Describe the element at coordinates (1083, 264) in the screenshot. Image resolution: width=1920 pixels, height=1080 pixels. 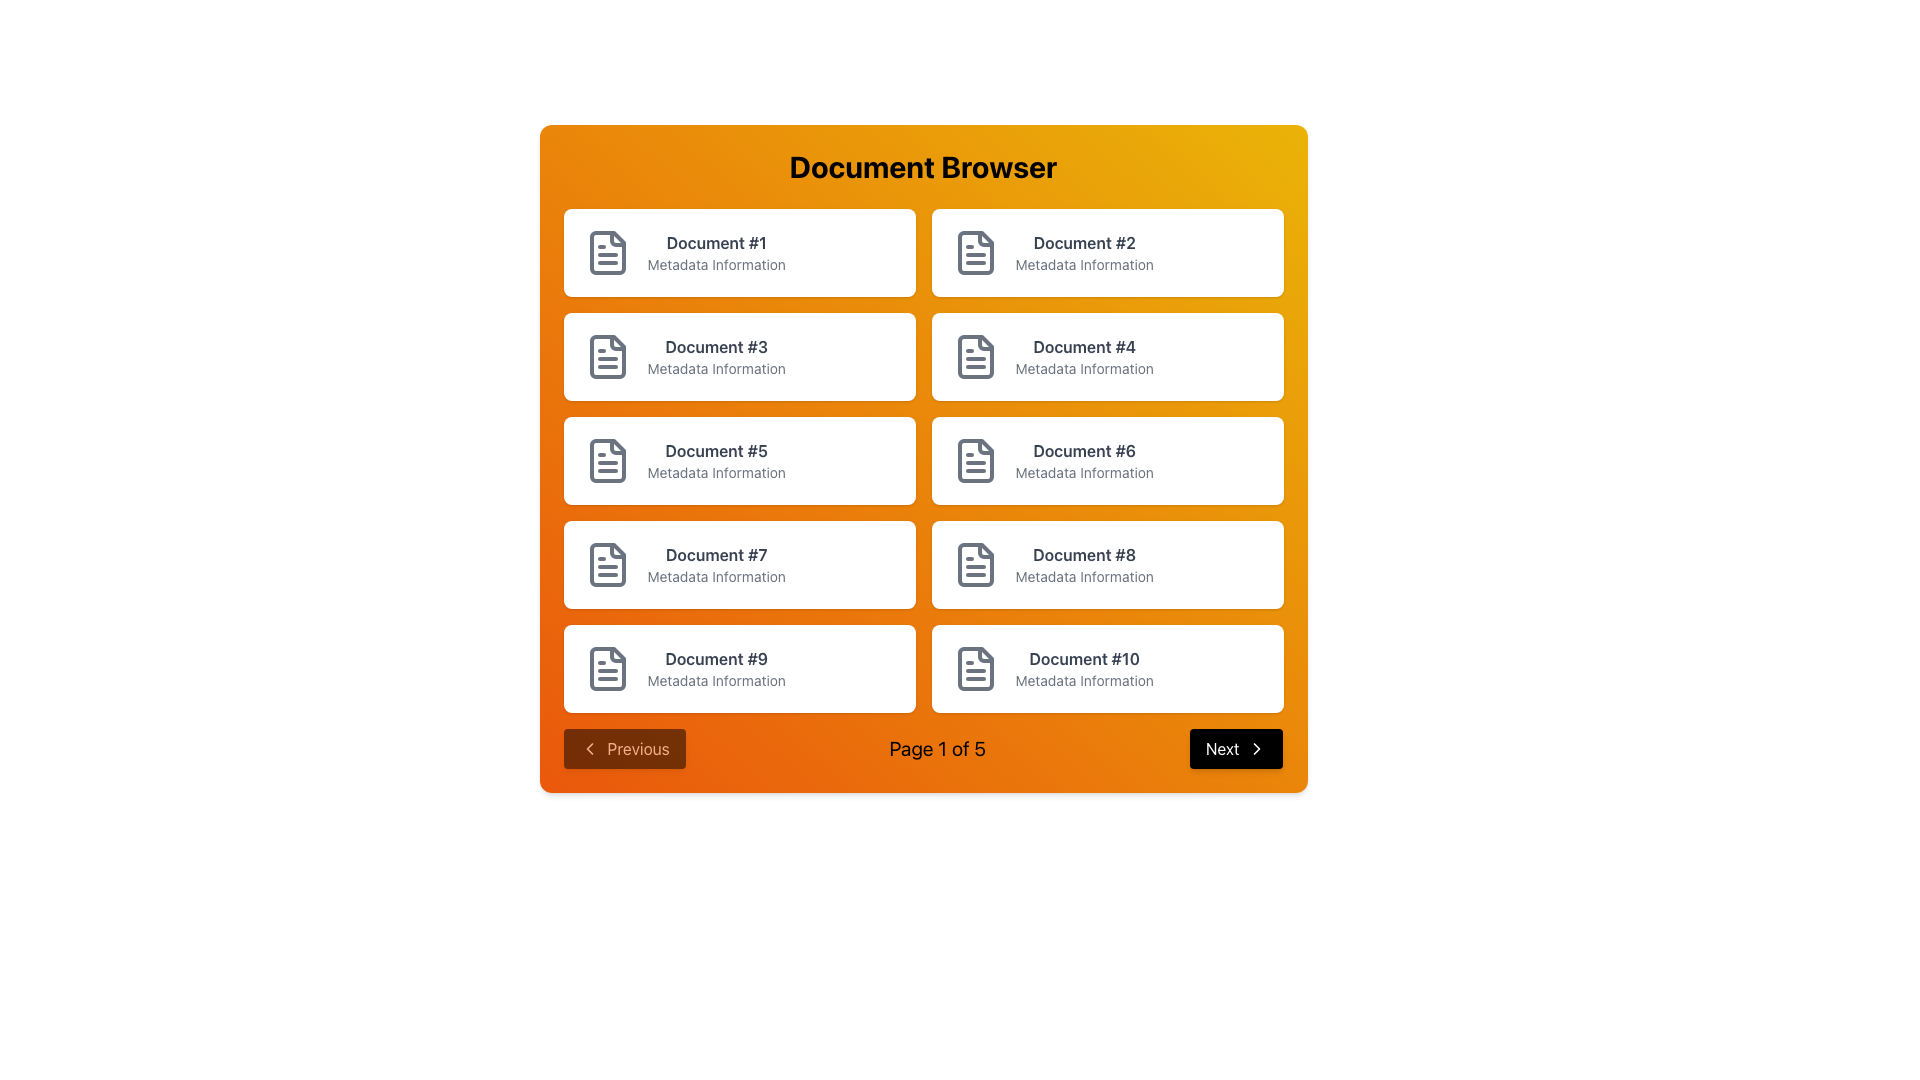
I see `the text label located below the heading 'Document #2' in the second card of the right column in a grid layout of the document browser interface` at that location.